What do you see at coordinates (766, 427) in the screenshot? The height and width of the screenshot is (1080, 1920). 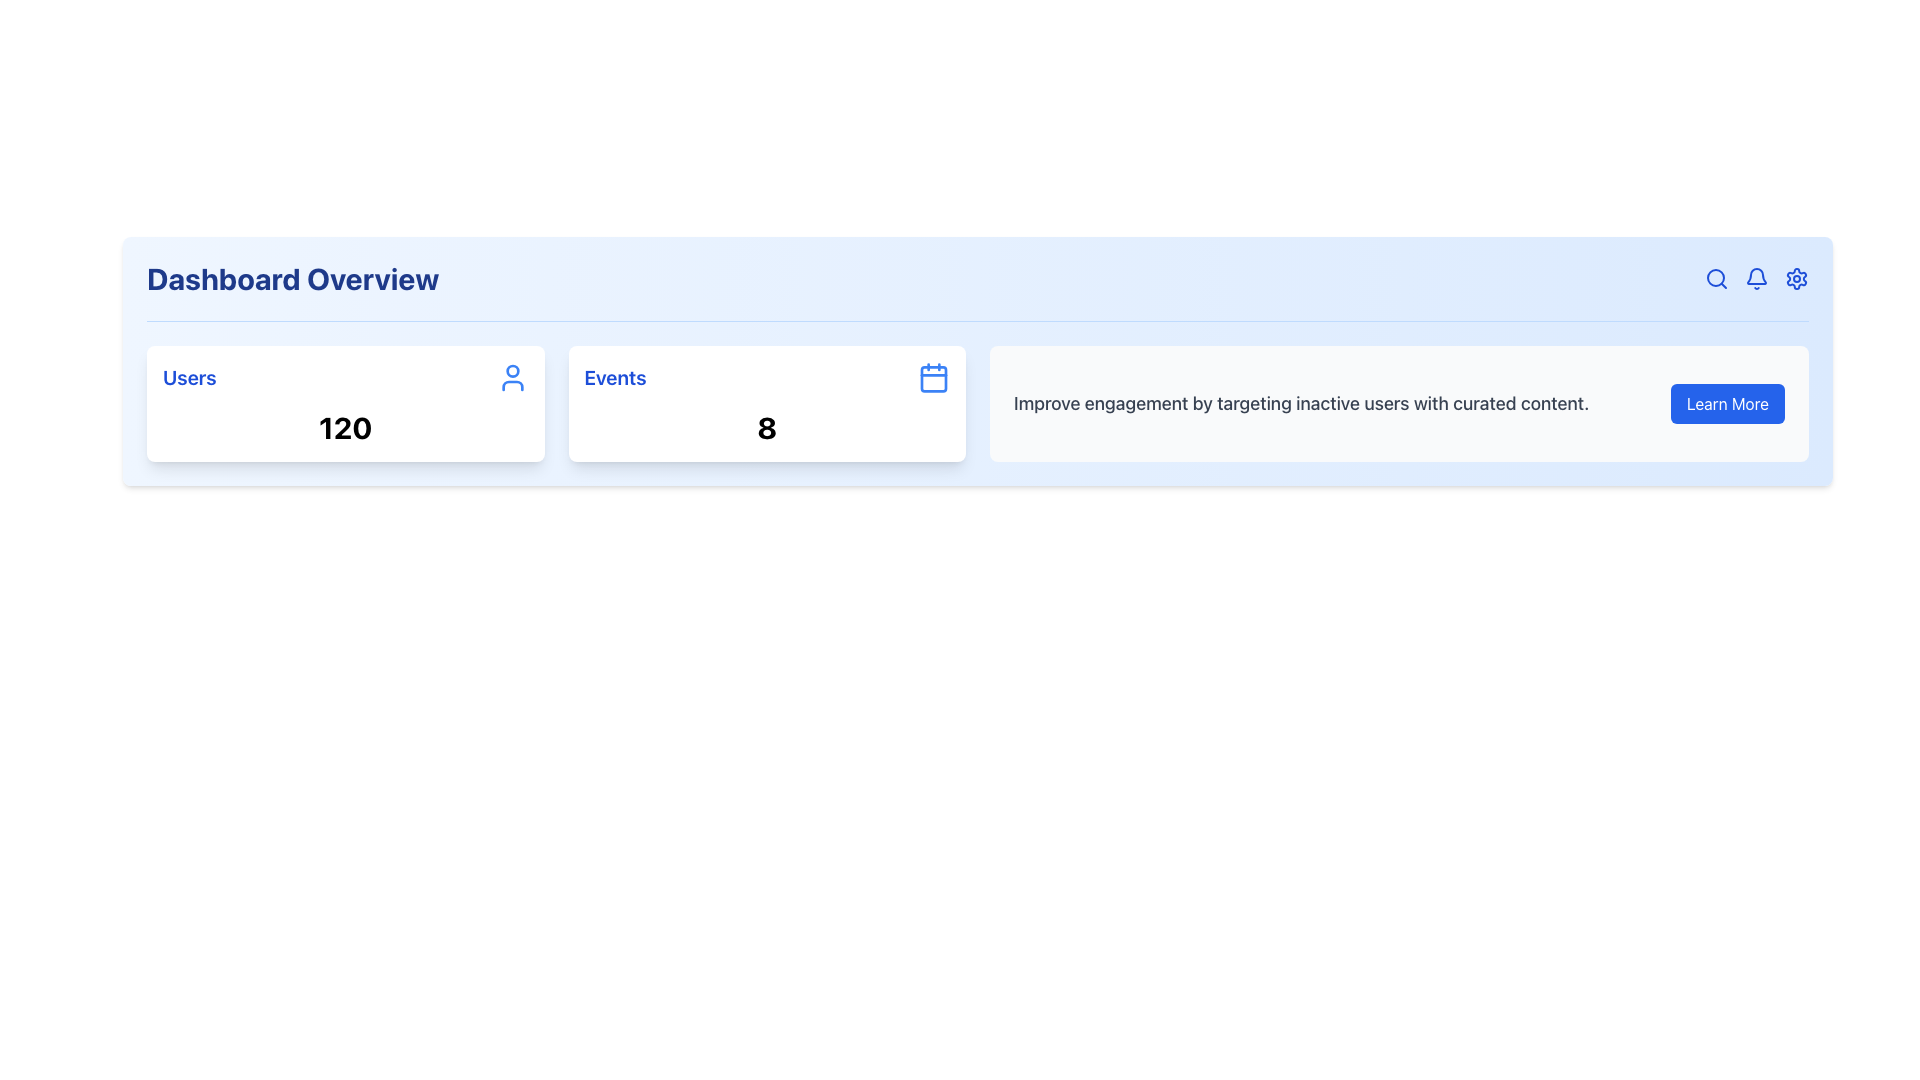 I see `the Text Display that shows the numerical value associated with the 'Events' label, located below the 'Events' label and adjacent calendar icon in the second card from the left` at bounding box center [766, 427].